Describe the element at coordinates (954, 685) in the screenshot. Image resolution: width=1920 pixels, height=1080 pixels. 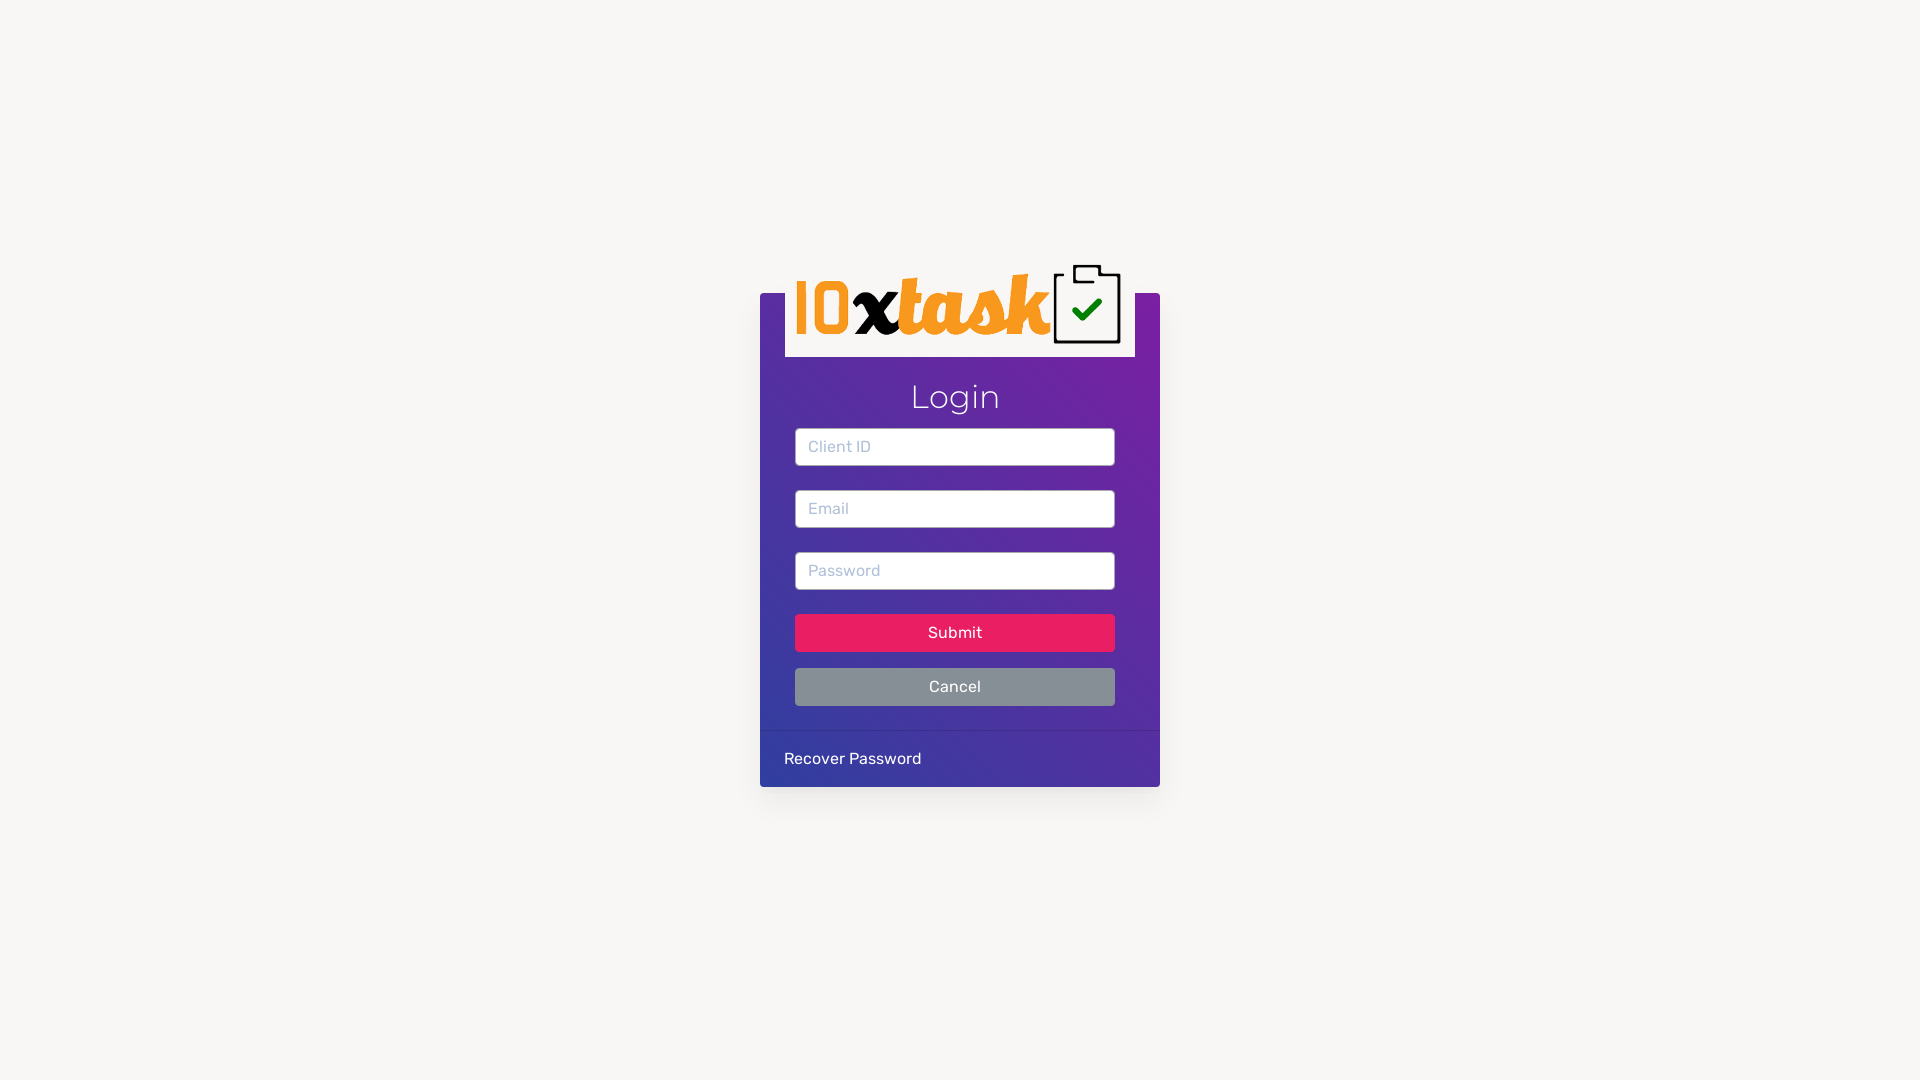
I see `'Cancel'` at that location.